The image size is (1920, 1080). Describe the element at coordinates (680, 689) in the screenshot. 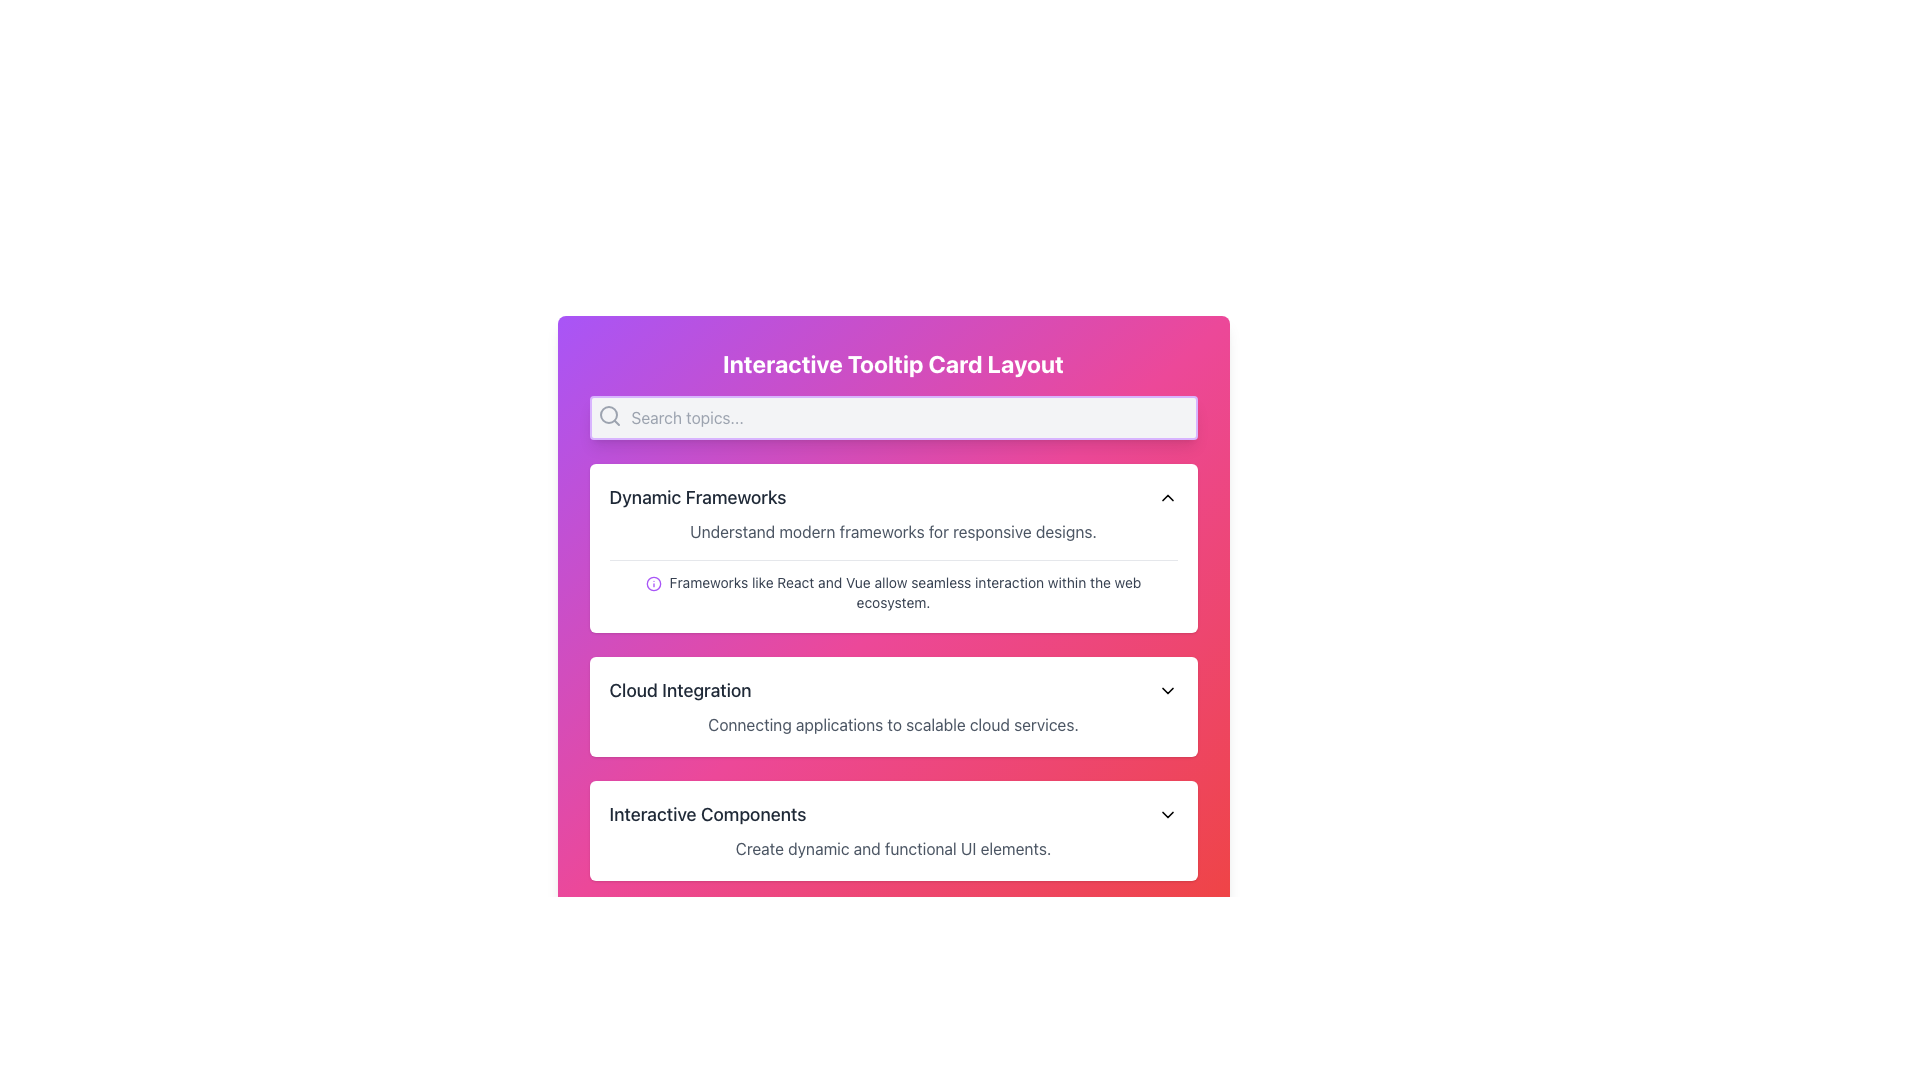

I see `the text label displaying the title 'Cloud Integration', which is positioned in the middle section of the card layout` at that location.